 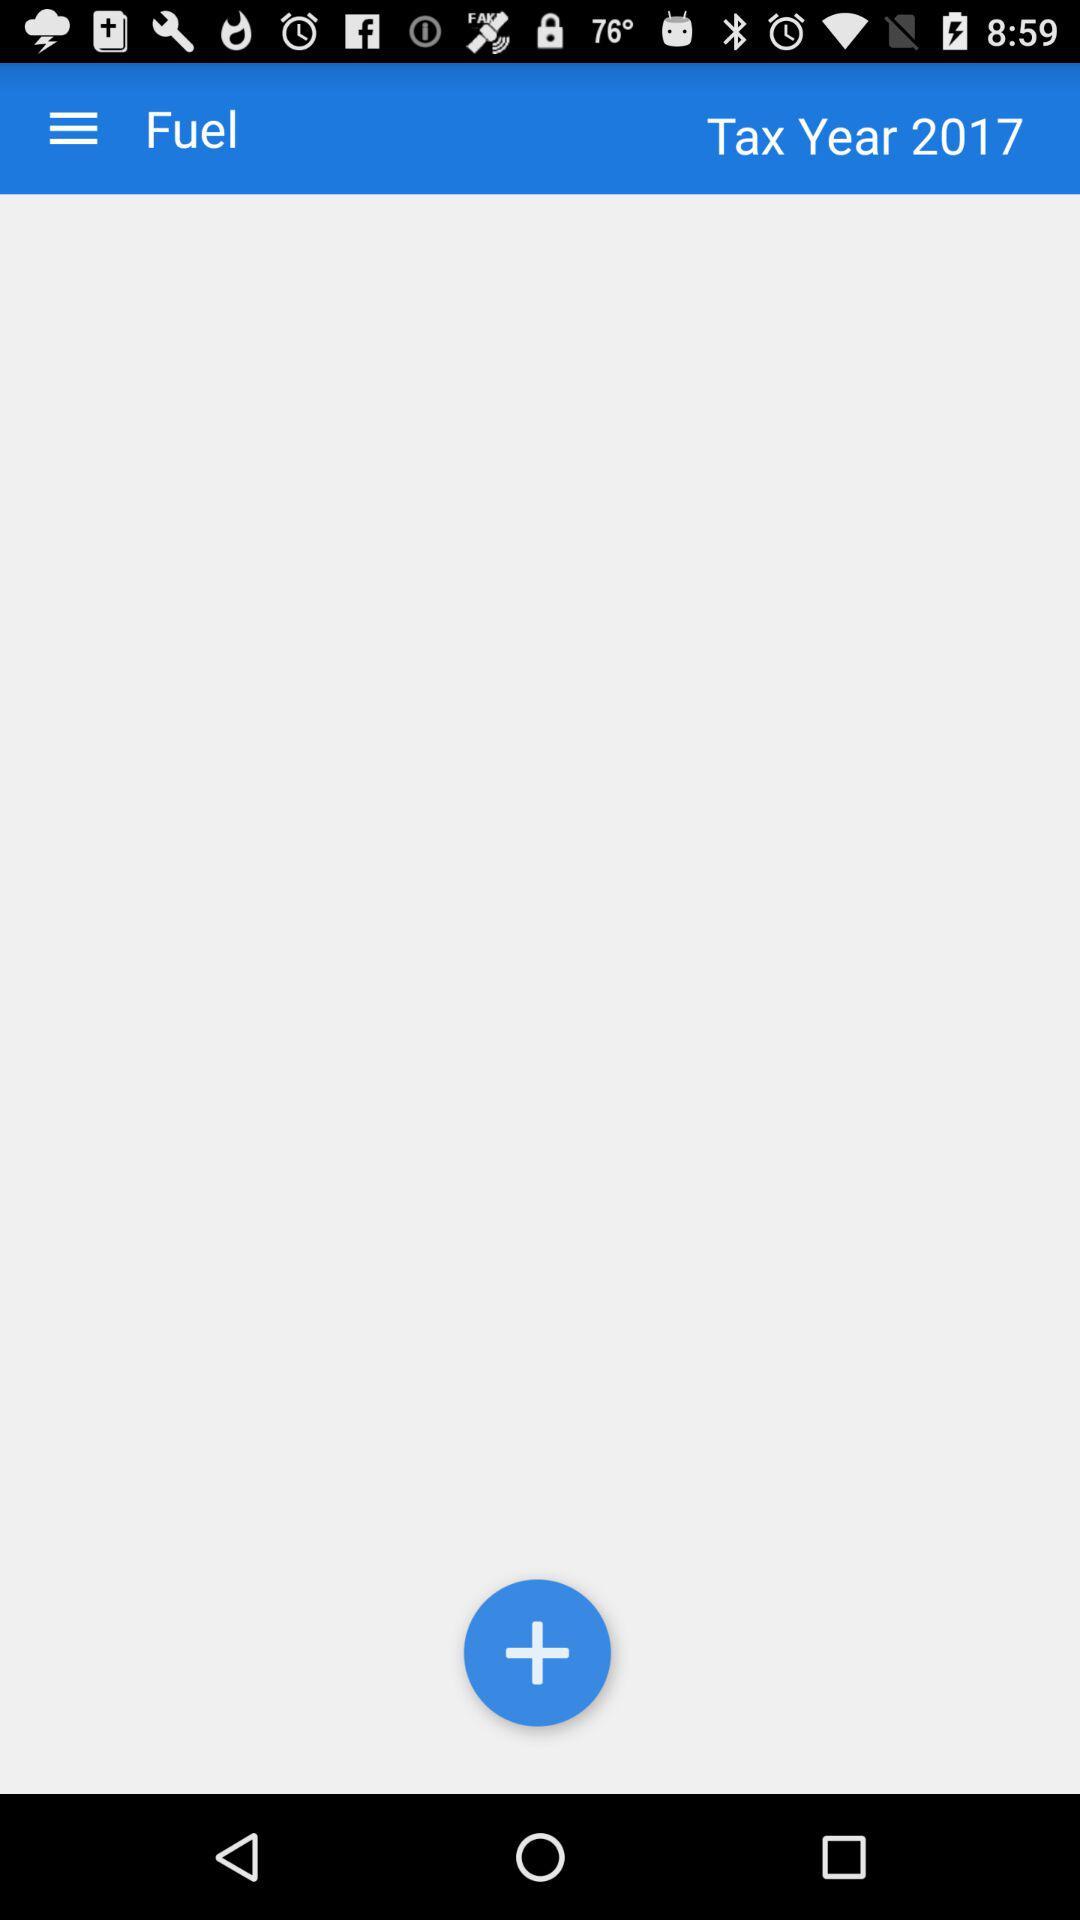 What do you see at coordinates (72, 127) in the screenshot?
I see `other options` at bounding box center [72, 127].